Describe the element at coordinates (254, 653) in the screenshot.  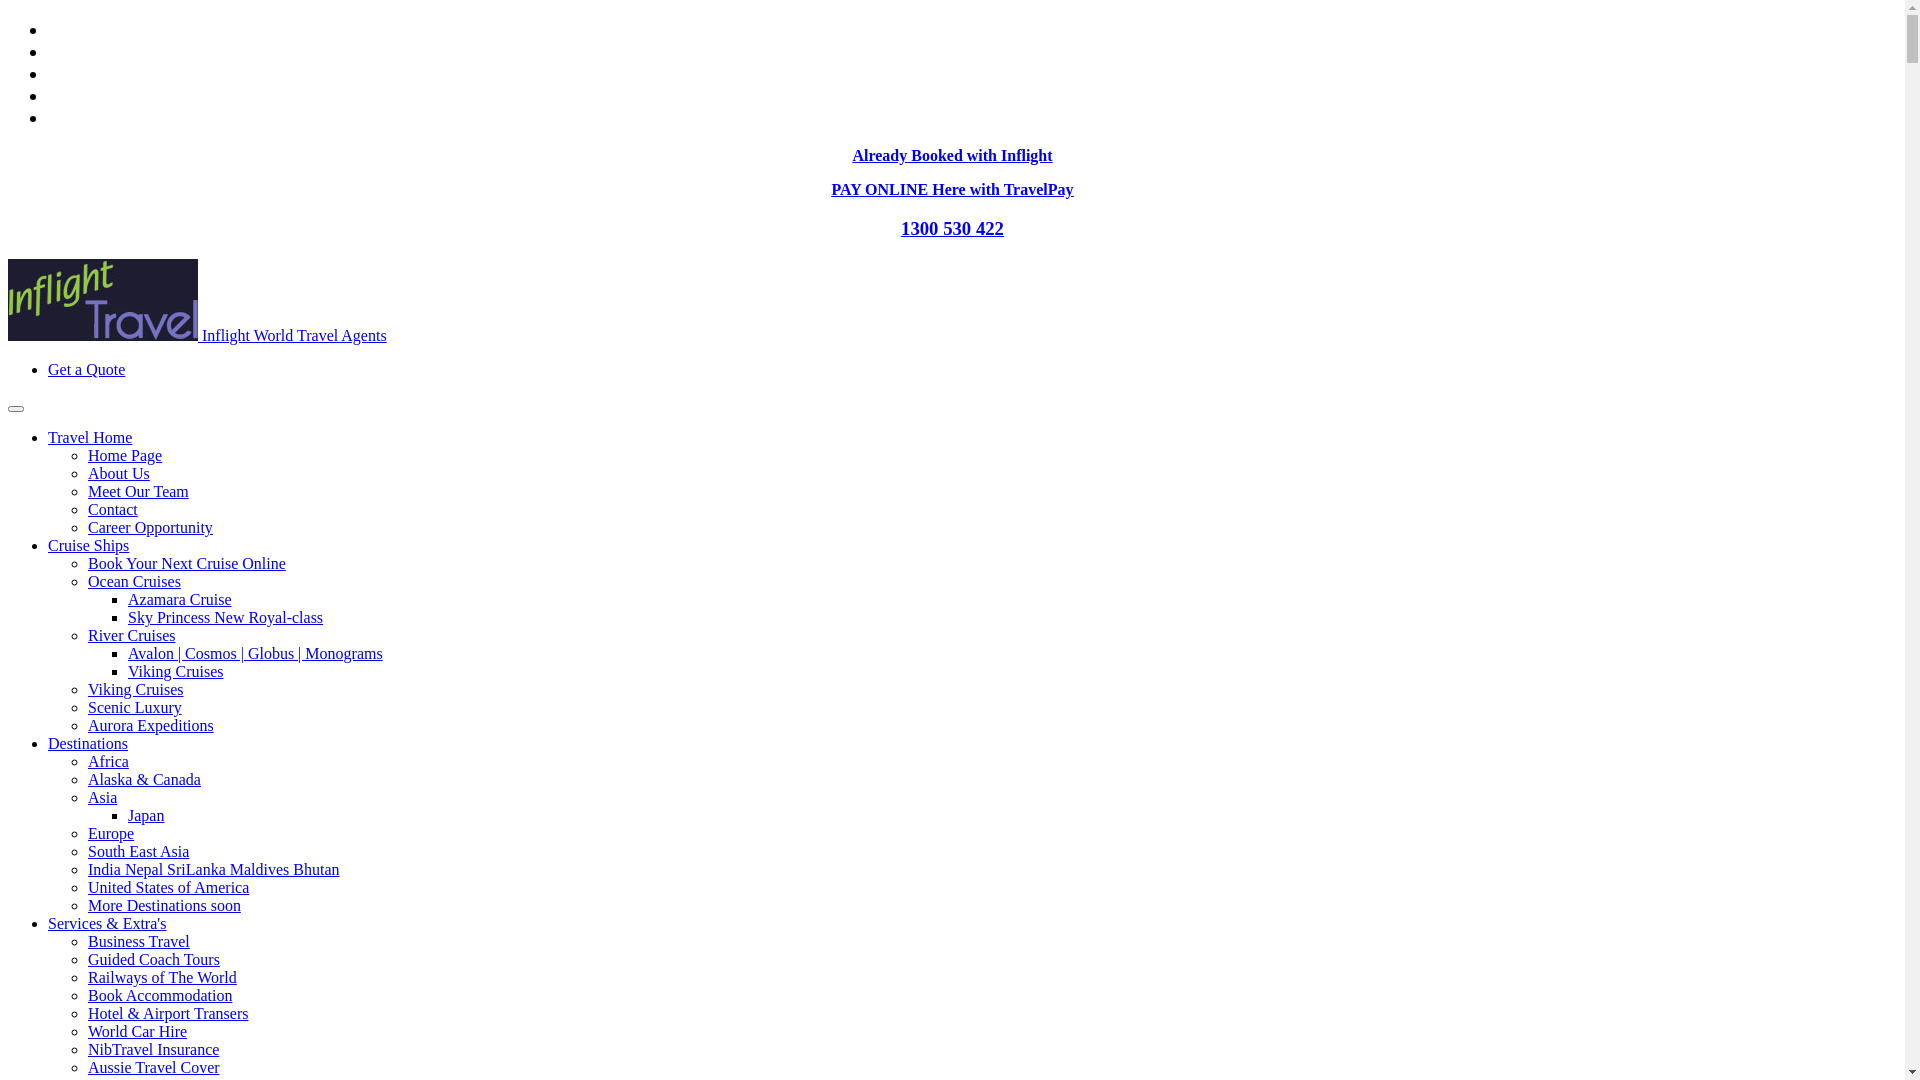
I see `'Avalon | Cosmos | Globus | Monograms'` at that location.